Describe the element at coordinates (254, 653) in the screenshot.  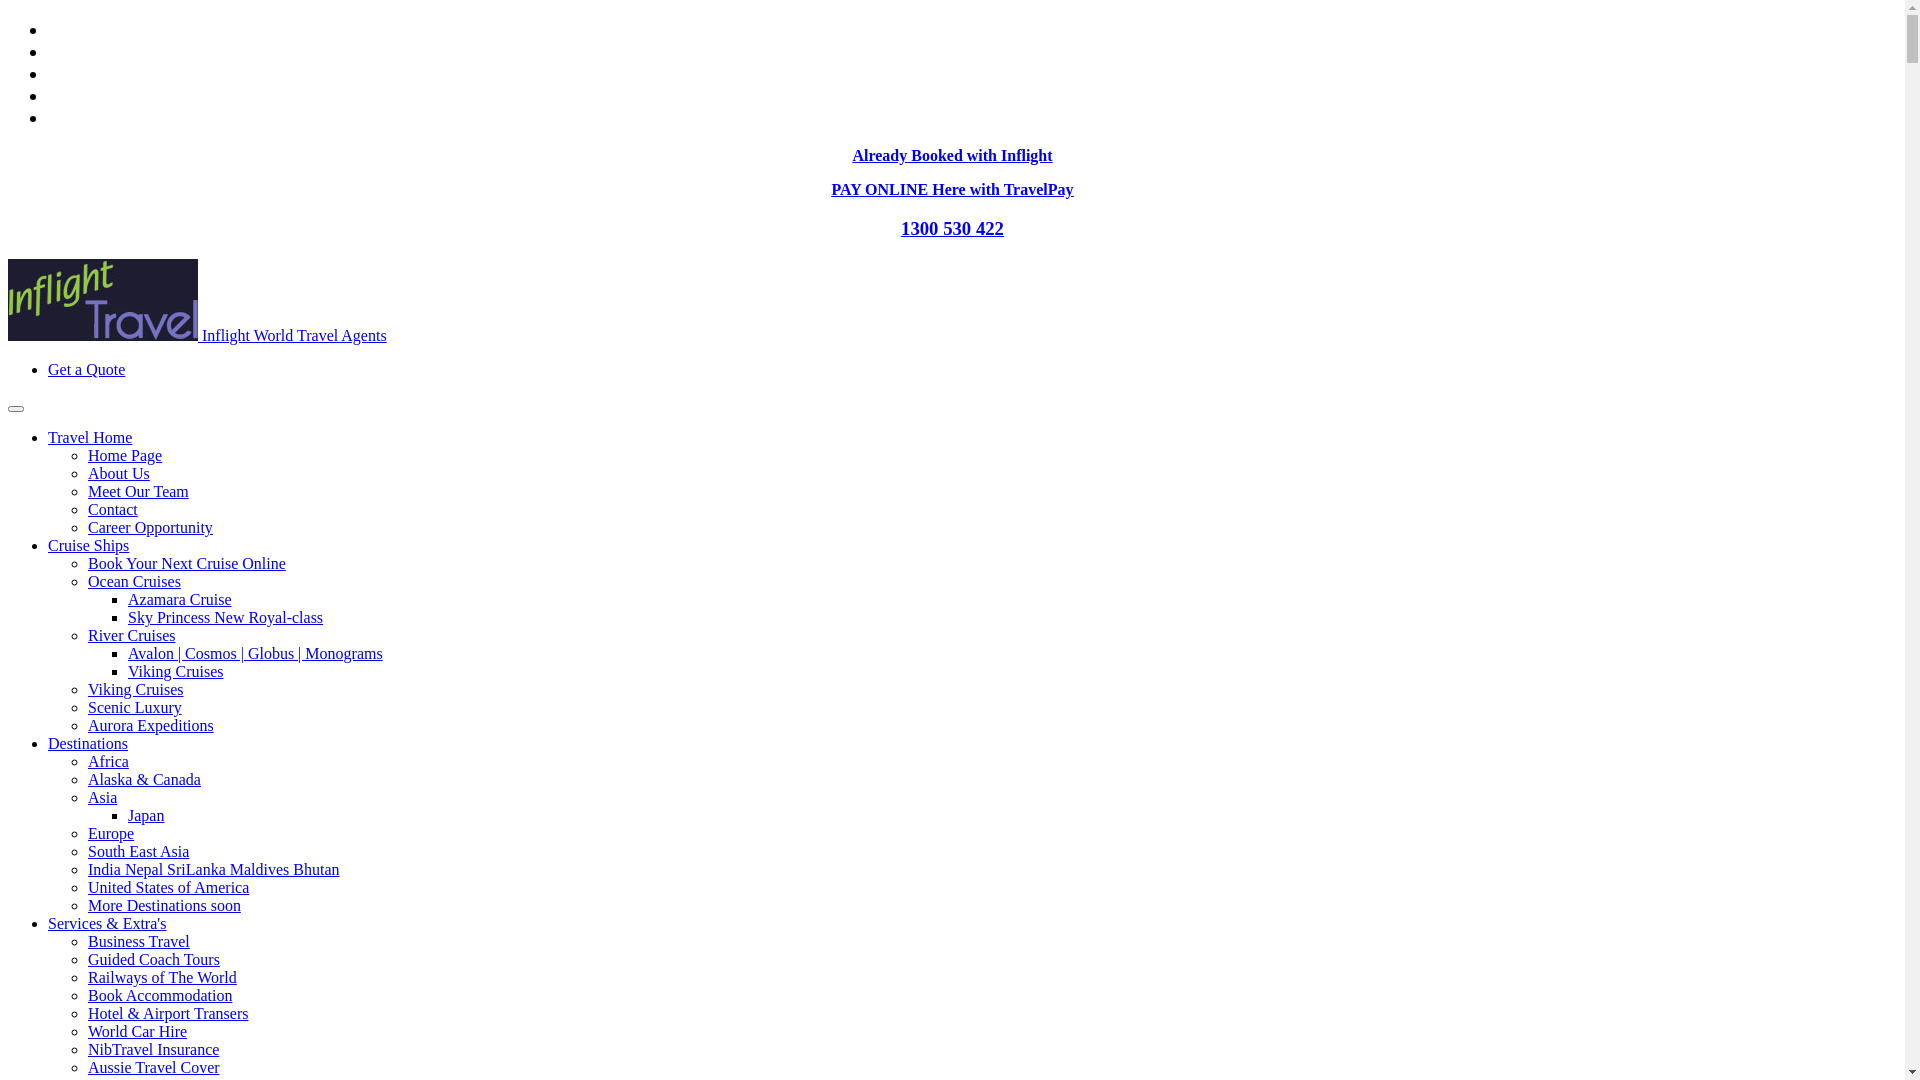
I see `'Avalon | Cosmos | Globus | Monograms'` at that location.